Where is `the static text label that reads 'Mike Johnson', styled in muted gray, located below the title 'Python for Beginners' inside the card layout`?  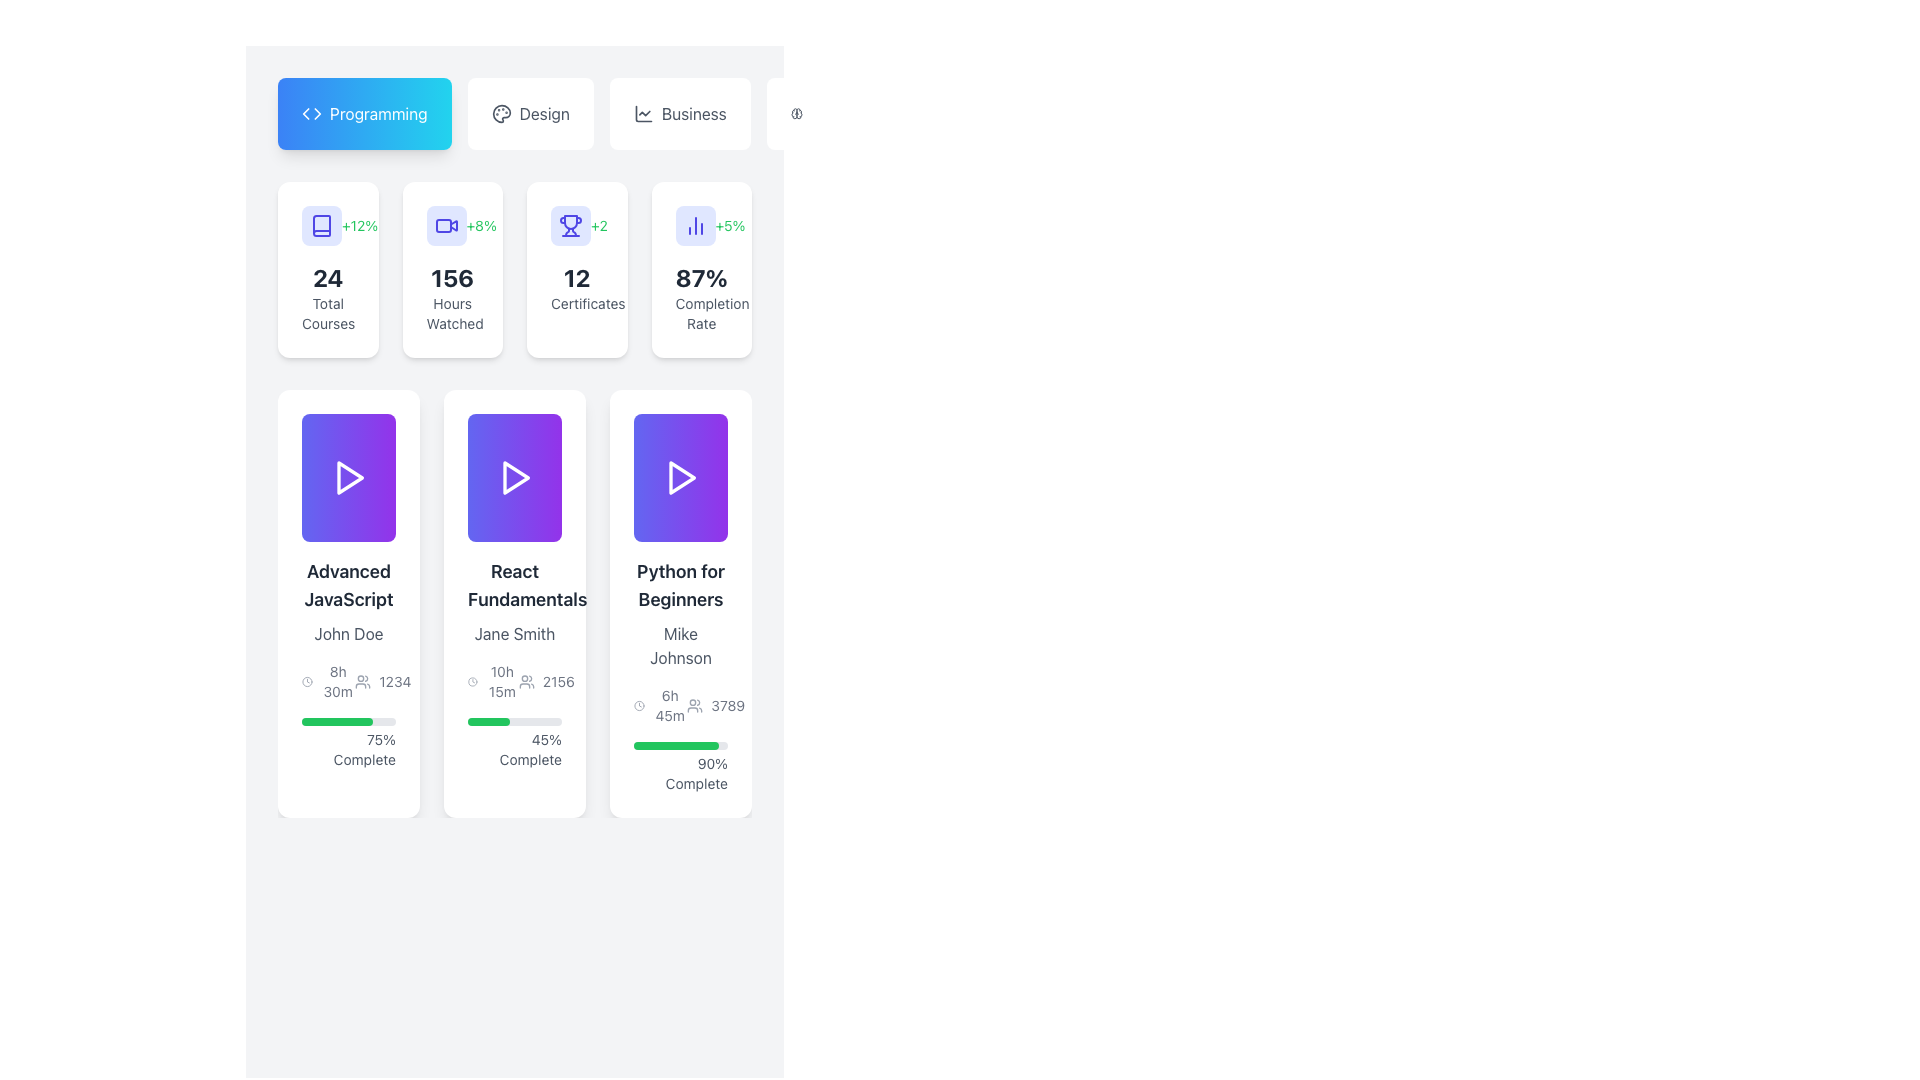 the static text label that reads 'Mike Johnson', styled in muted gray, located below the title 'Python for Beginners' inside the card layout is located at coordinates (681, 645).